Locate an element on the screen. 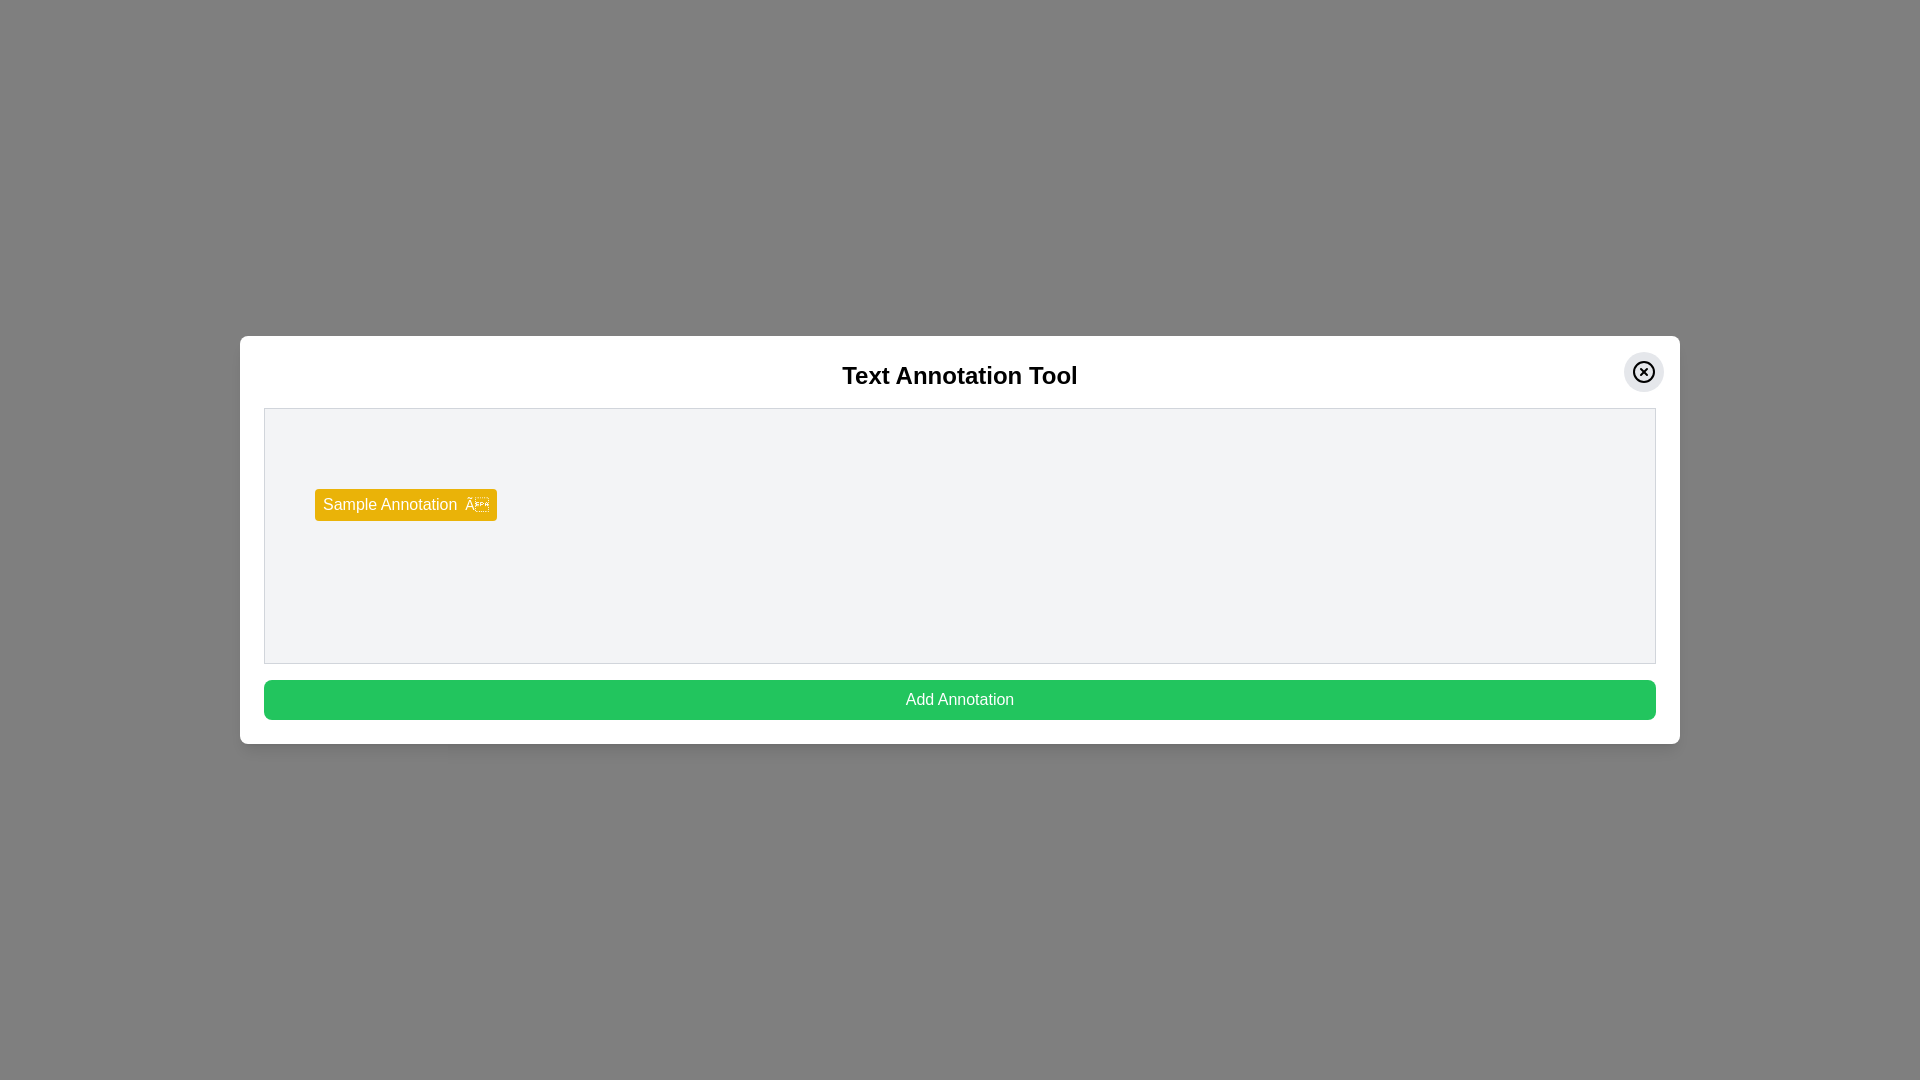 The height and width of the screenshot is (1080, 1920). the 'Add Annotation' button to add a new annotation is located at coordinates (960, 698).